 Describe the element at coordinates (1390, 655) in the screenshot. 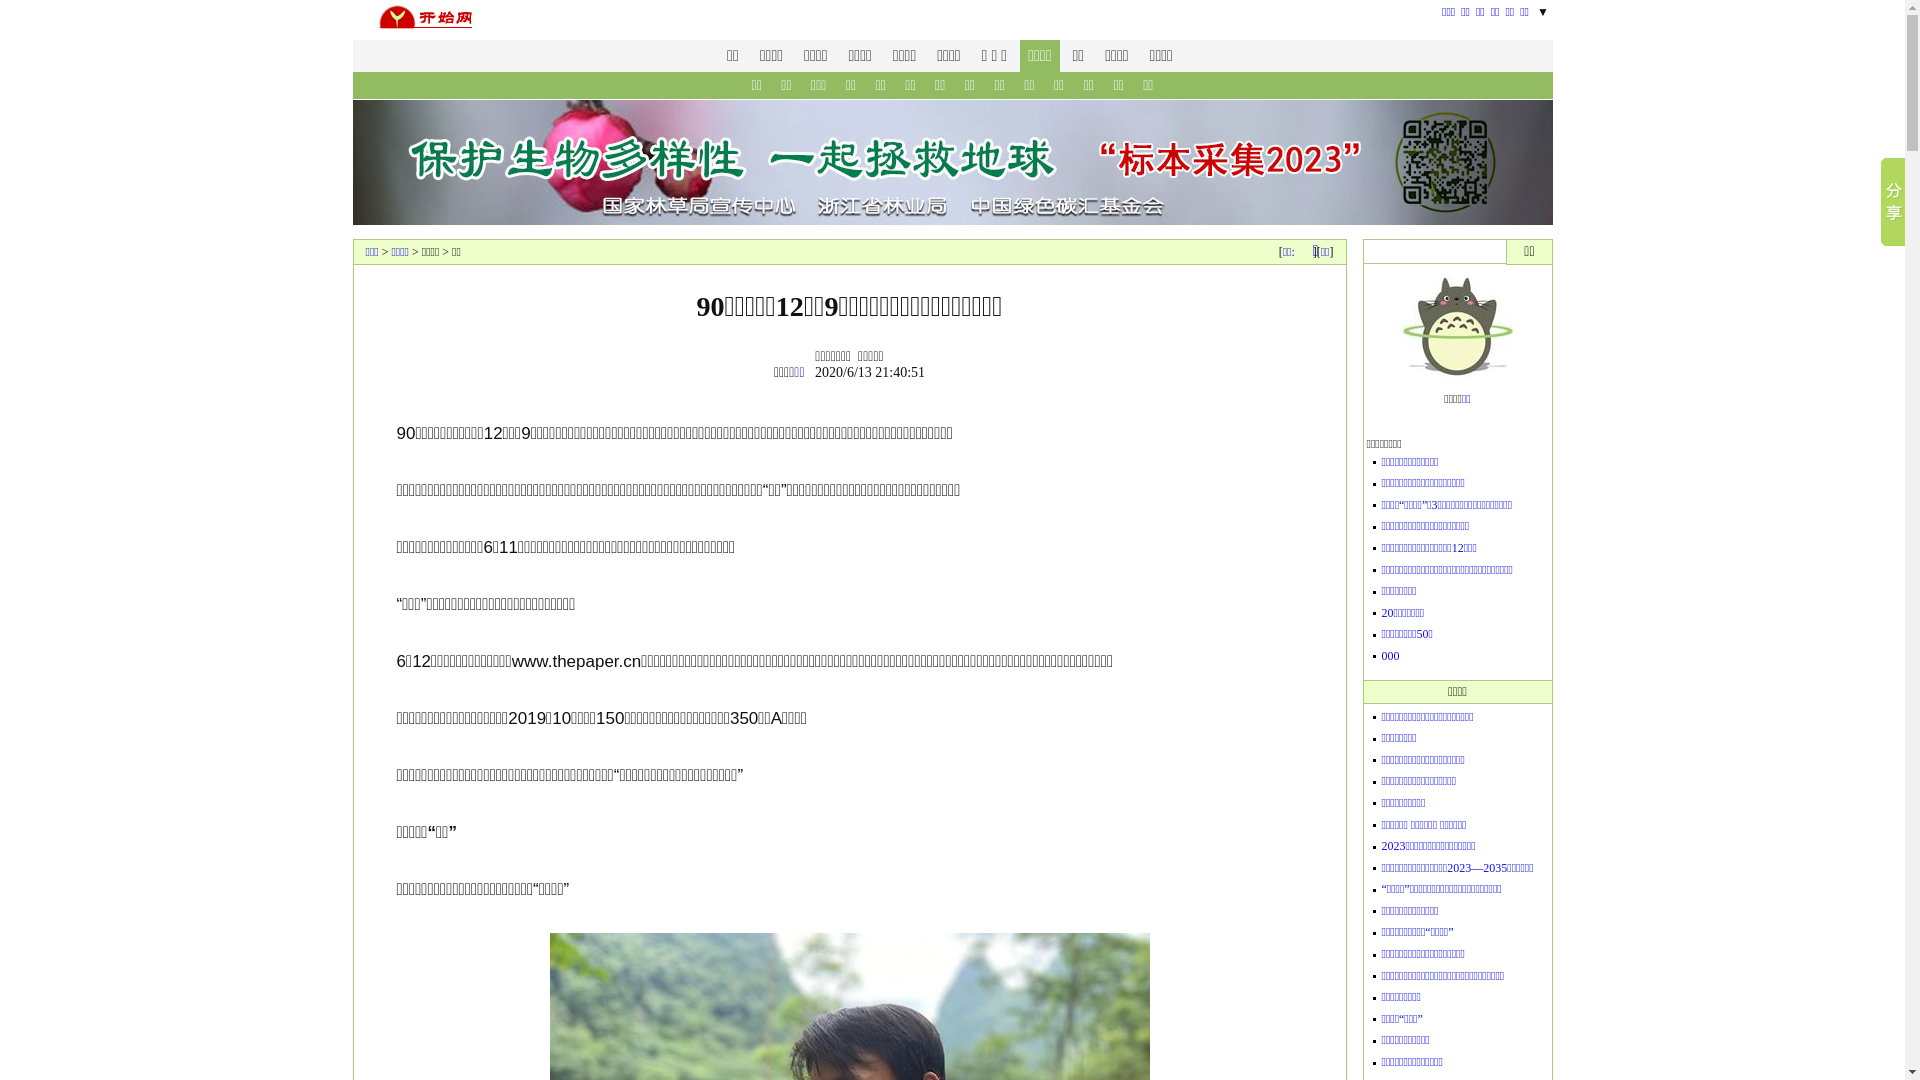

I see `'000'` at that location.